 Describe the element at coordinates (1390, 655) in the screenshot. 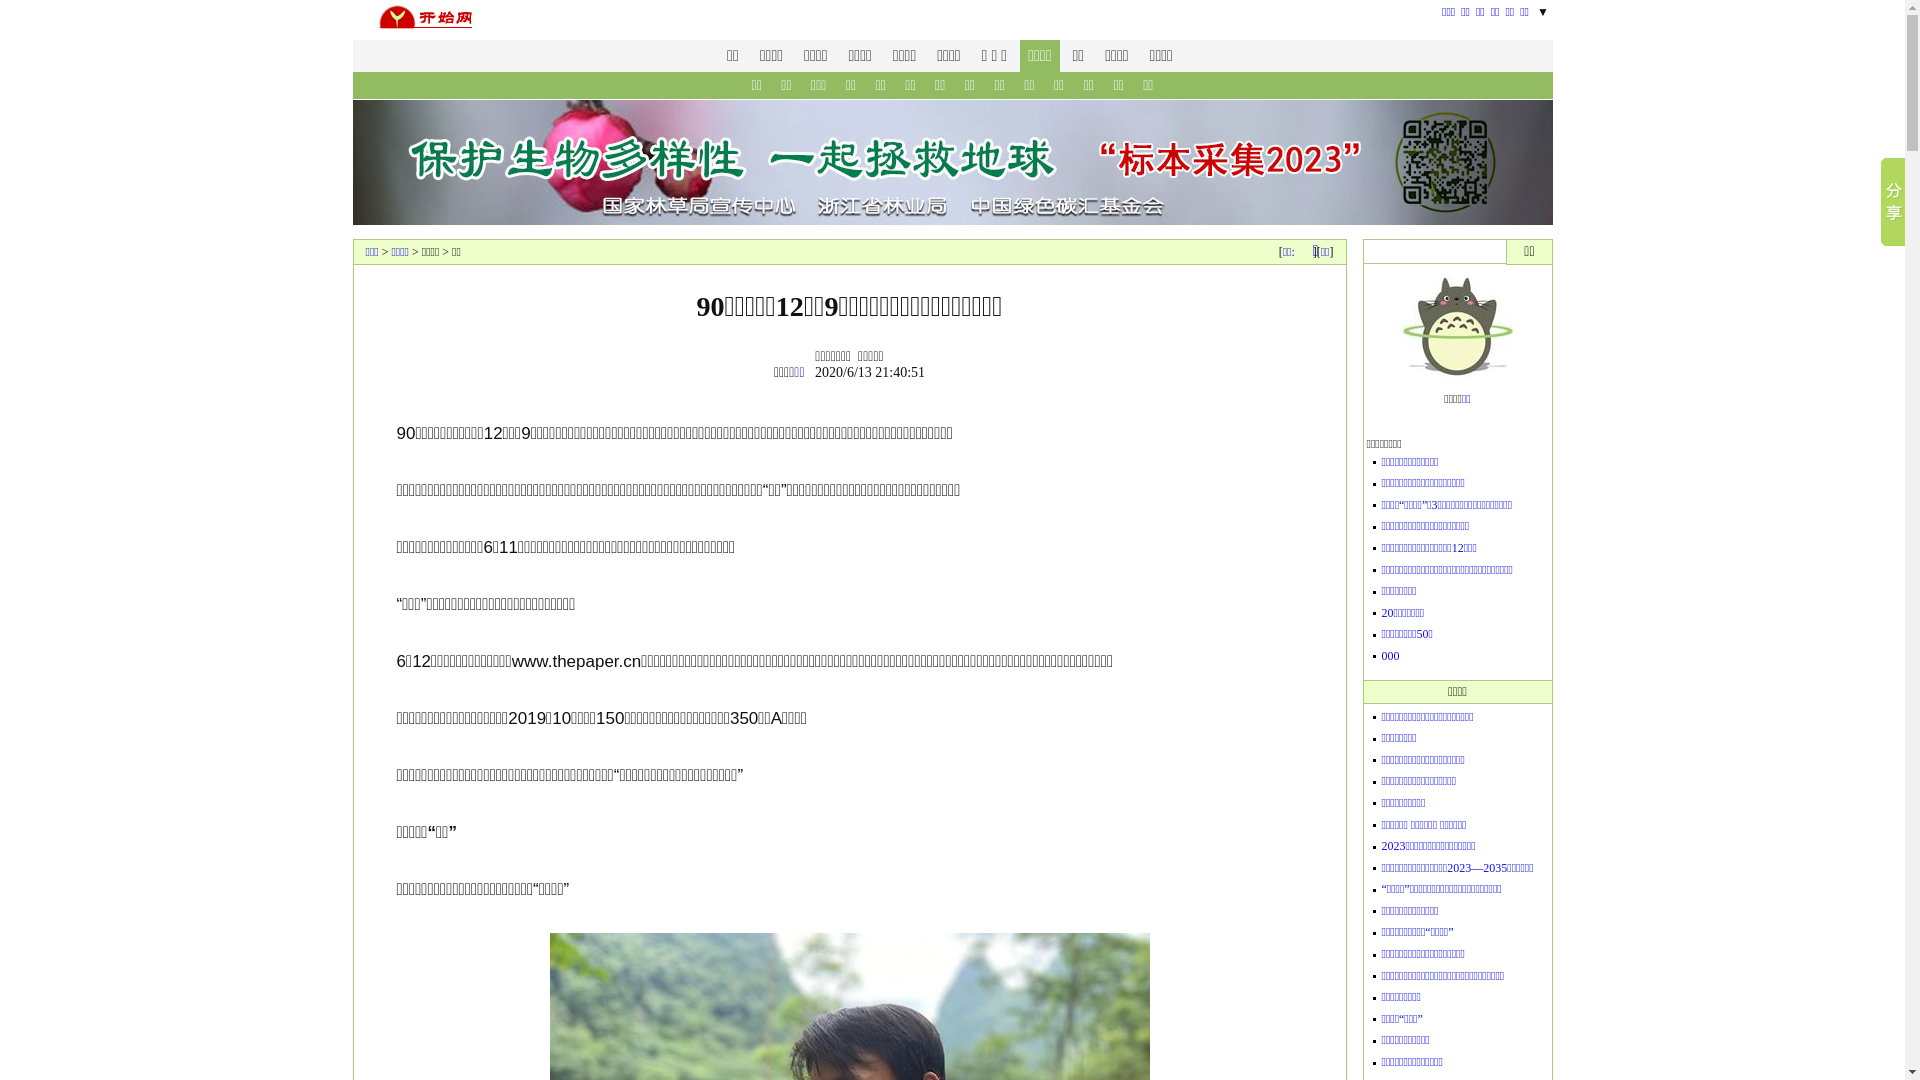

I see `'000'` at that location.